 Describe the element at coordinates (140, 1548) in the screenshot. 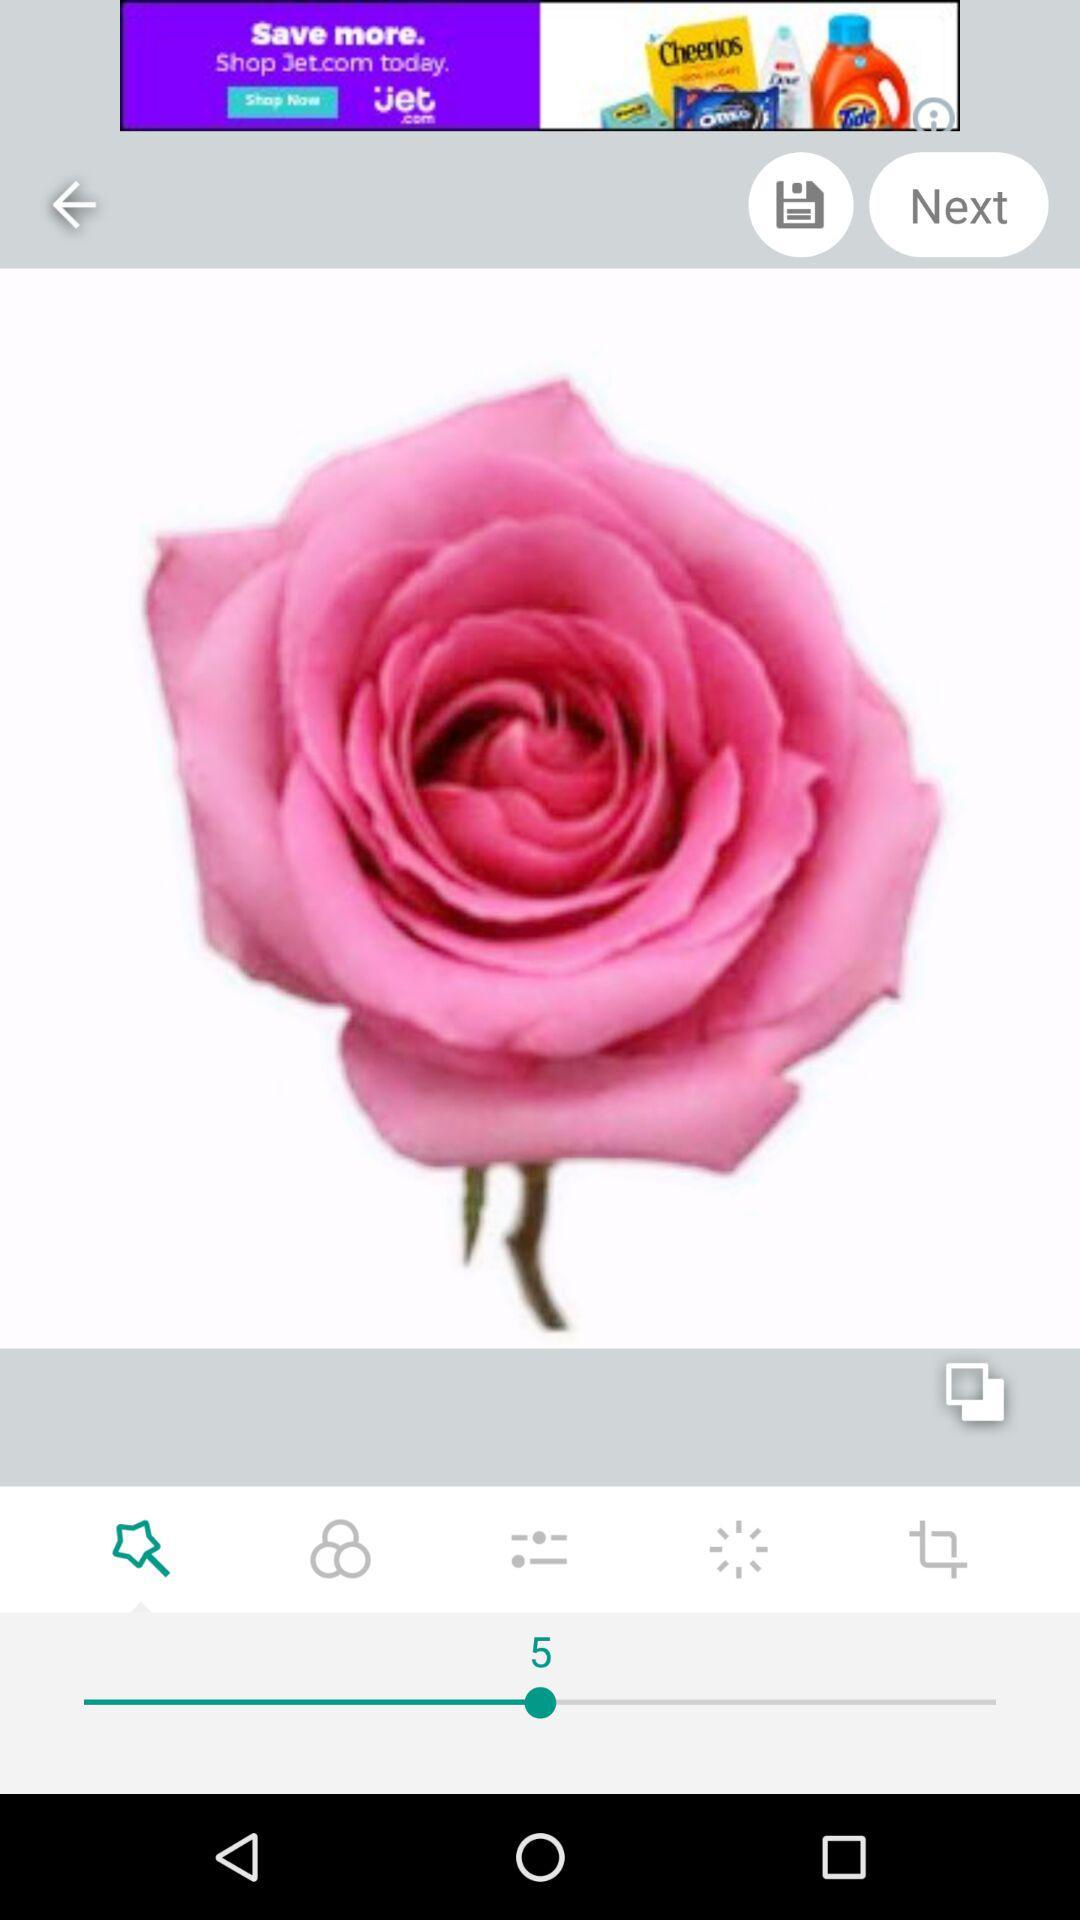

I see `open effects` at that location.